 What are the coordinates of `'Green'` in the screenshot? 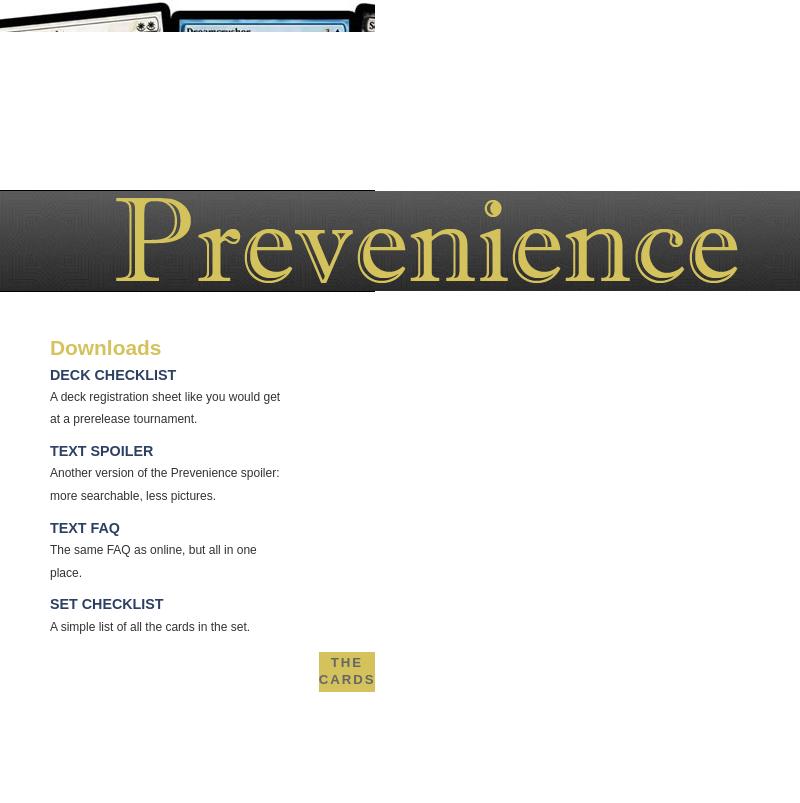 It's located at (373, 793).